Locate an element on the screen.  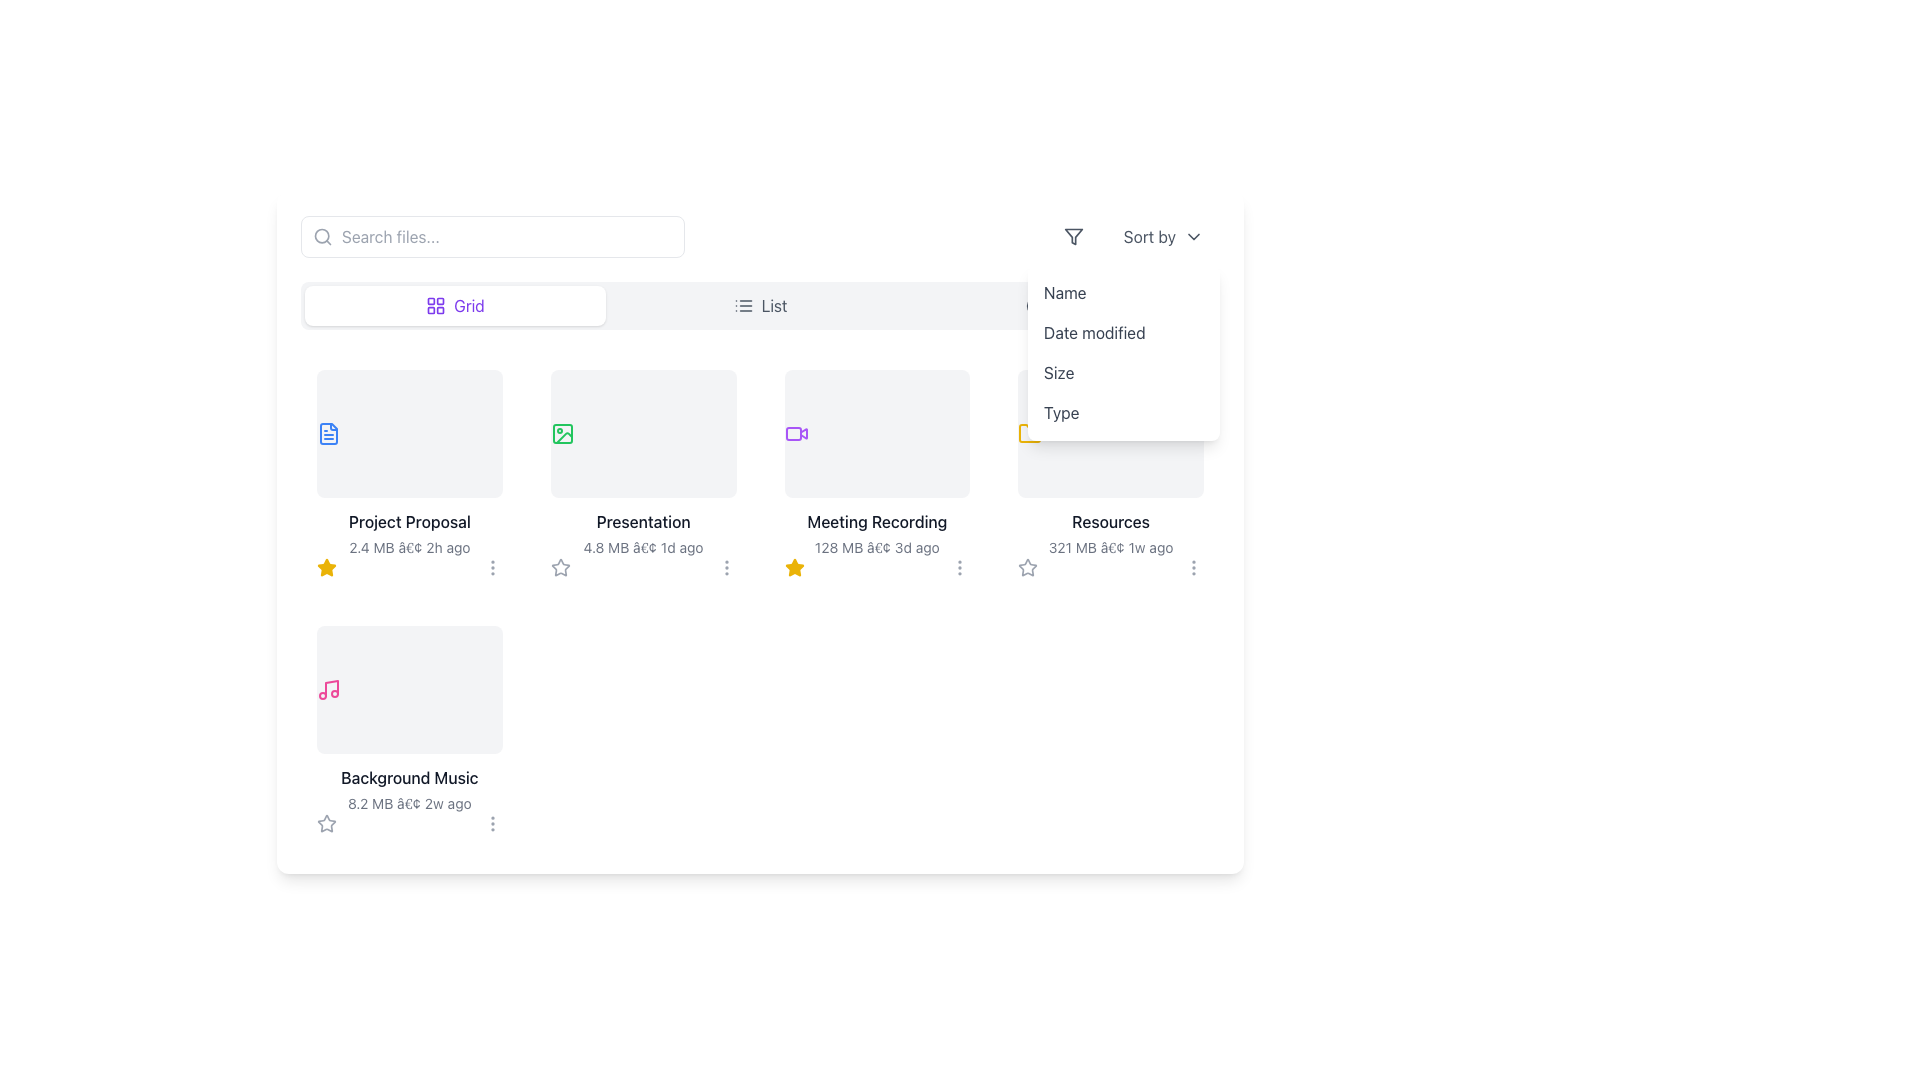
the static text label displaying the file size and modification time '128 MB • 3d ago', which is located below the title 'Meeting Recording' in the bottom portion of the card is located at coordinates (877, 547).